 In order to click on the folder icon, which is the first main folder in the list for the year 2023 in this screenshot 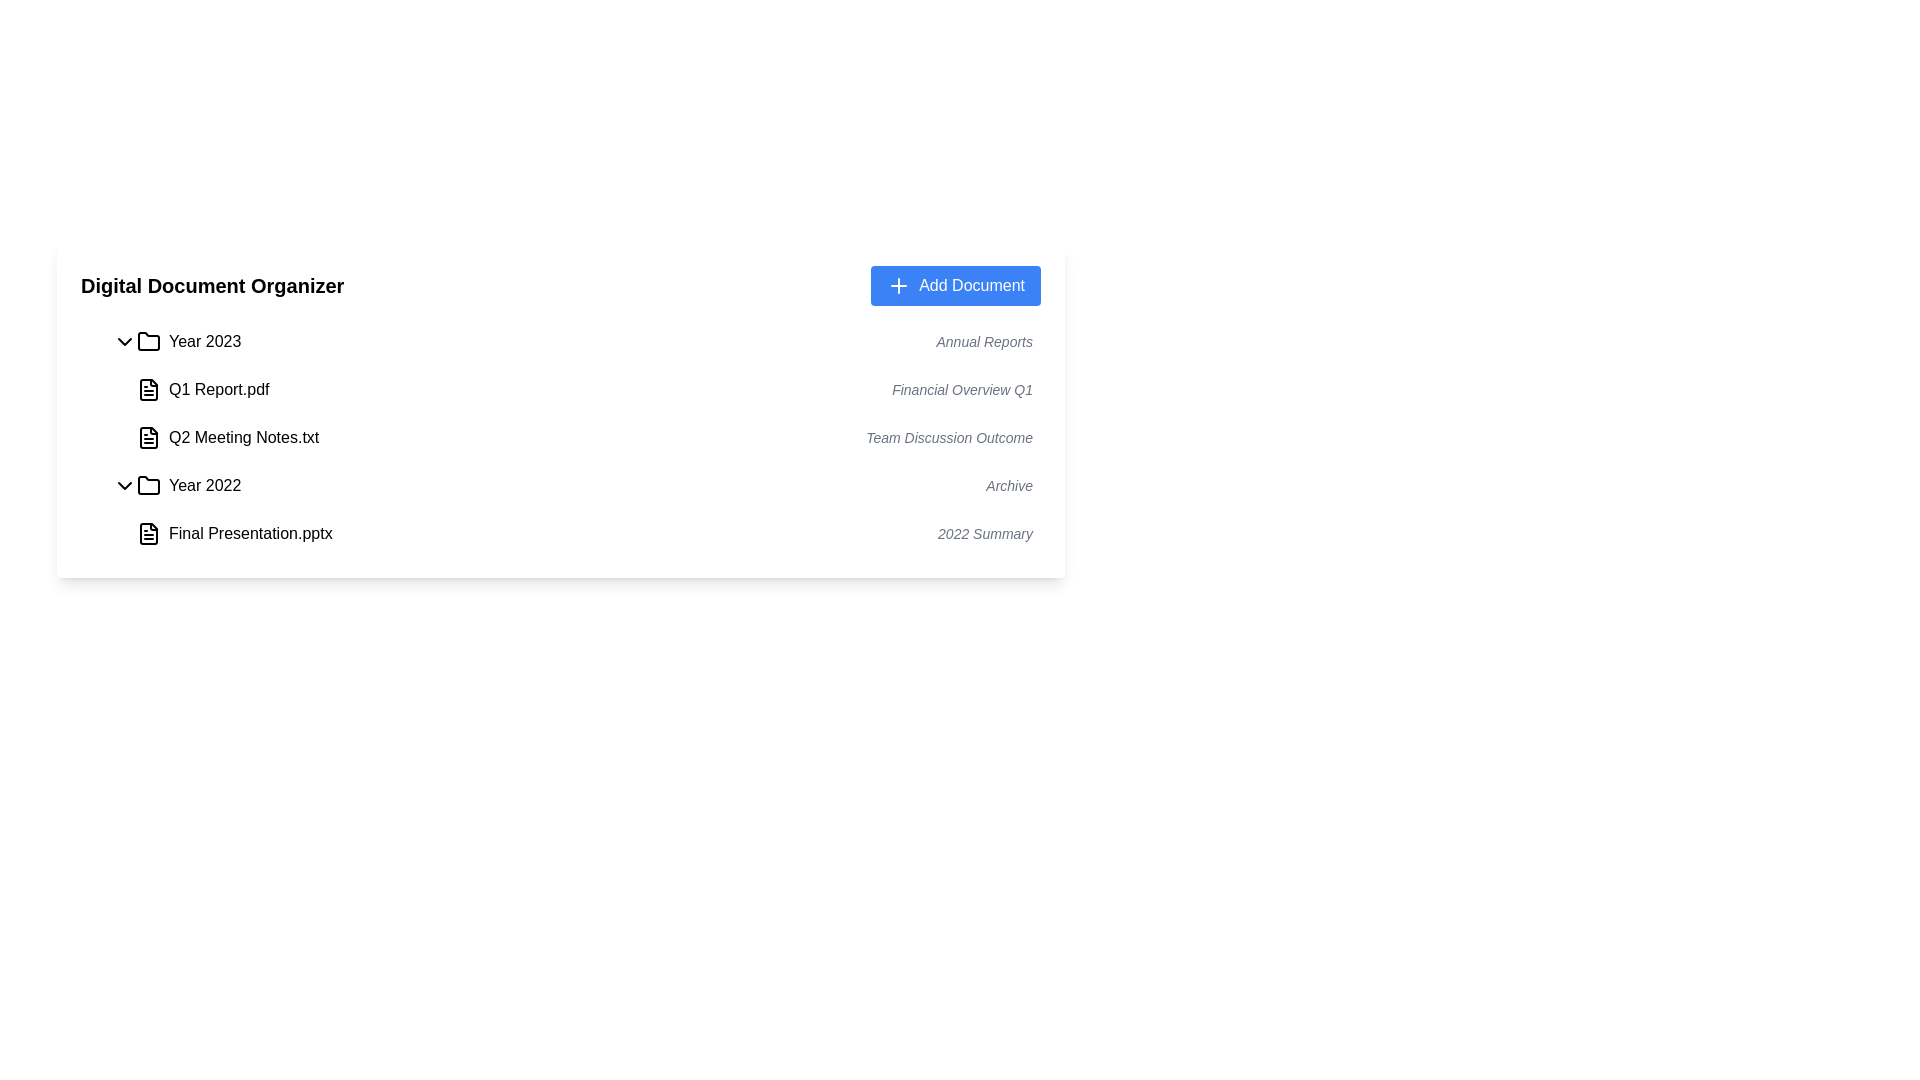, I will do `click(147, 340)`.